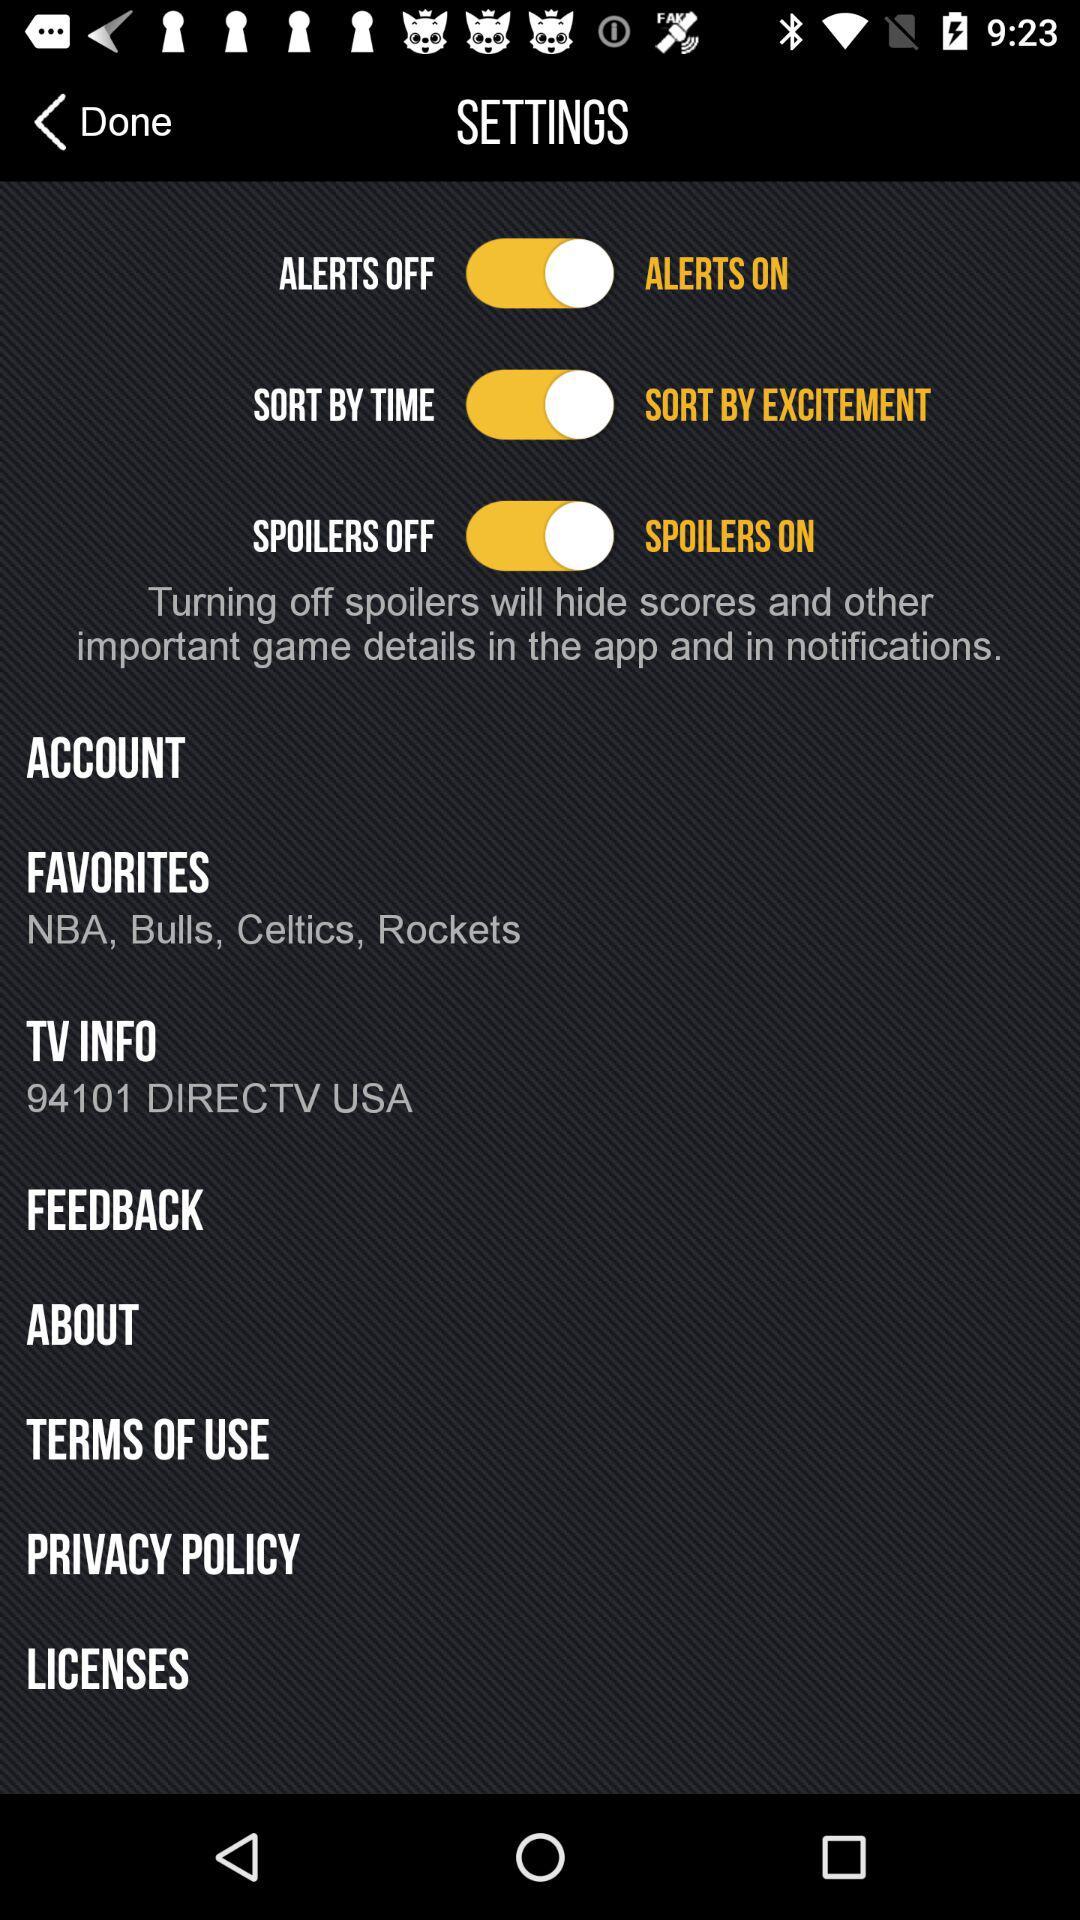  What do you see at coordinates (540, 535) in the screenshot?
I see `turn spoilers off` at bounding box center [540, 535].